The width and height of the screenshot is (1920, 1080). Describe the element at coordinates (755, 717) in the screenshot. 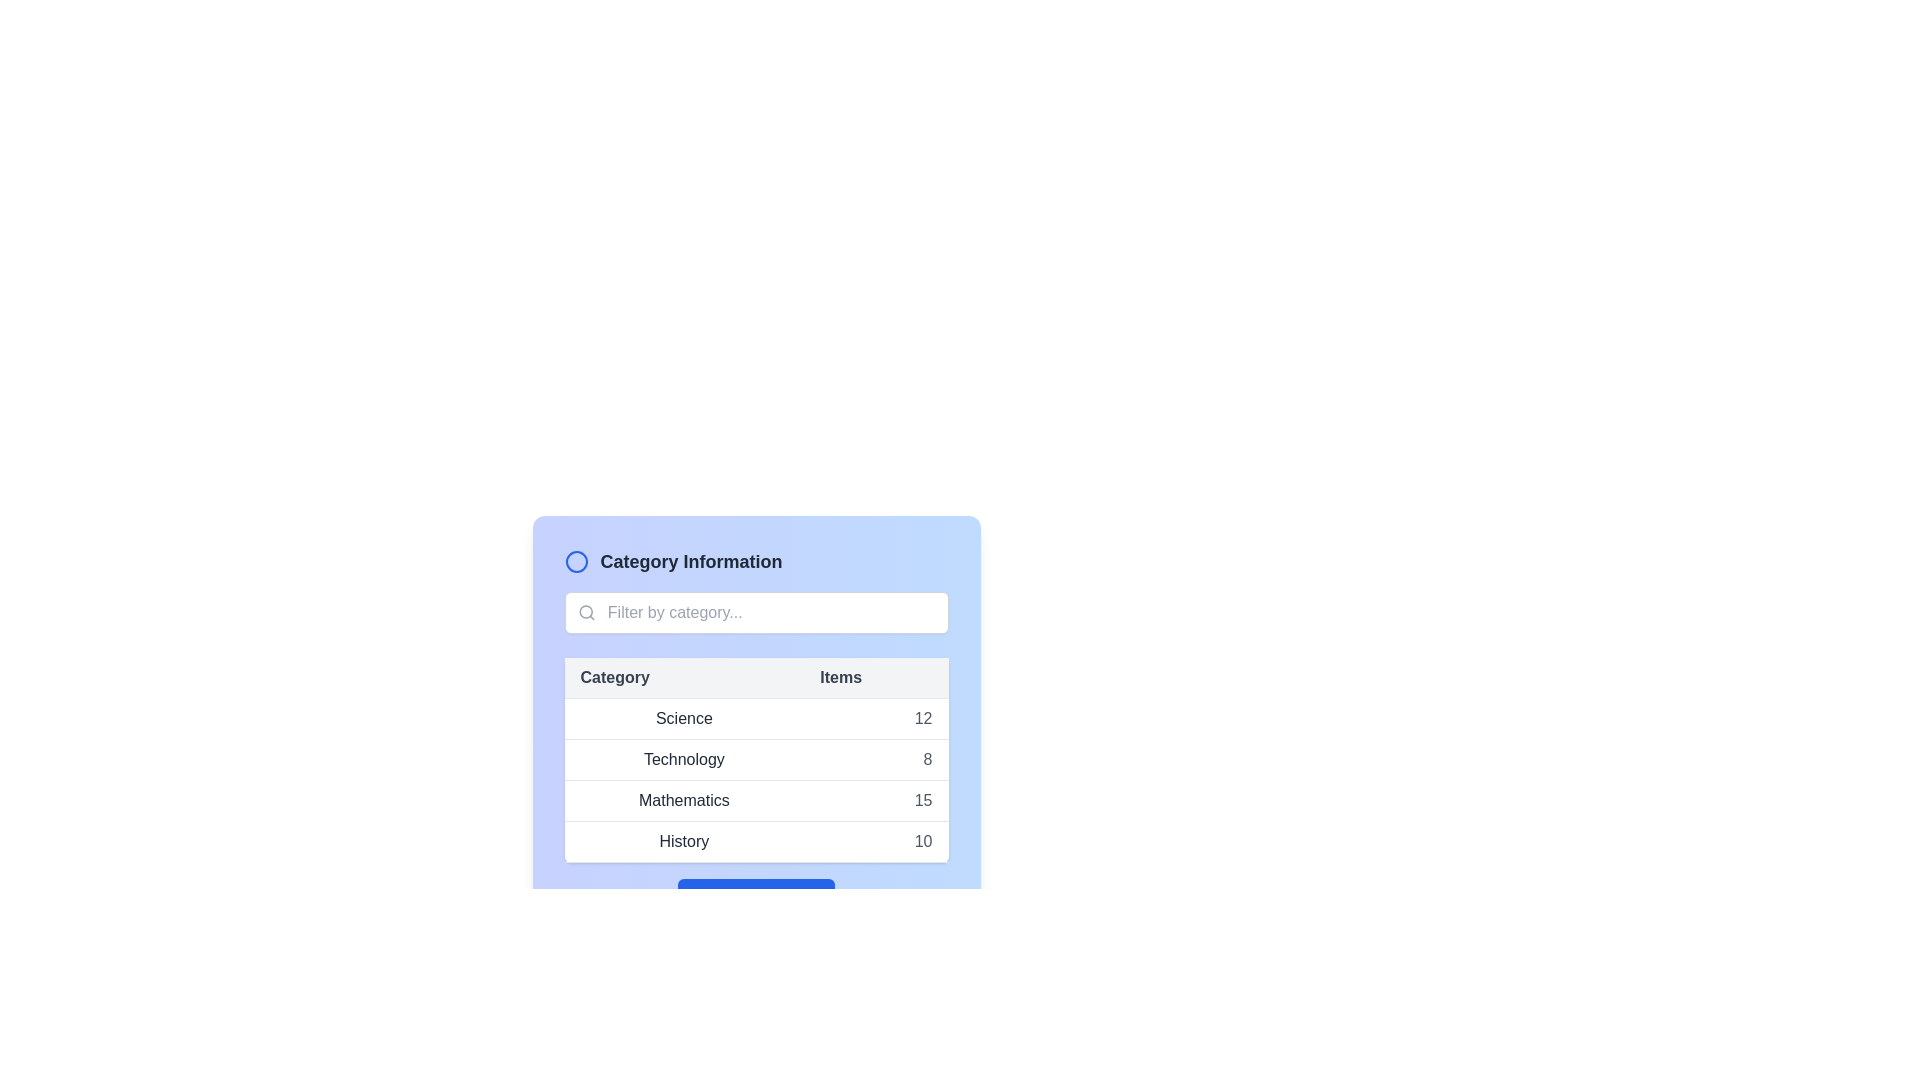

I see `the first table row displaying the category name 'Science' and its item count '12'` at that location.